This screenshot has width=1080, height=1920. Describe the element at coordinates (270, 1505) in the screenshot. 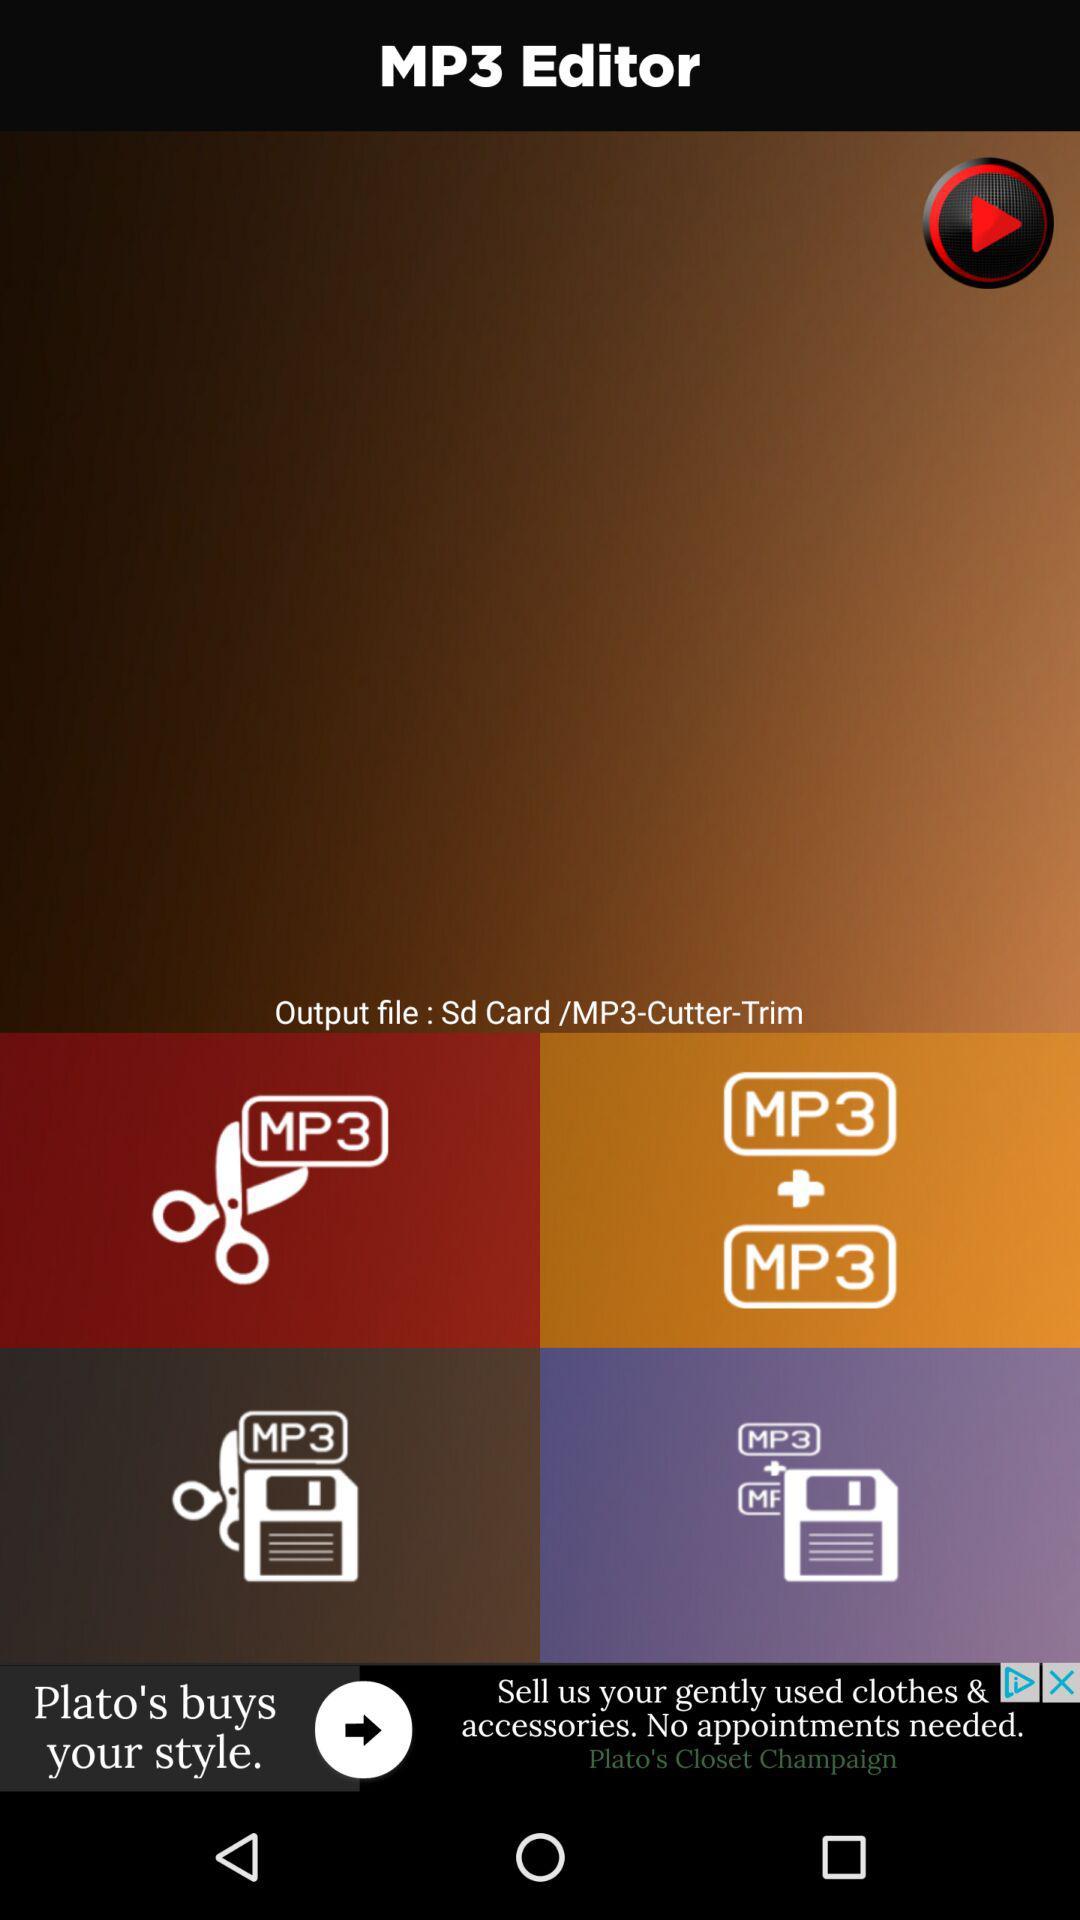

I see `sd card cutter` at that location.